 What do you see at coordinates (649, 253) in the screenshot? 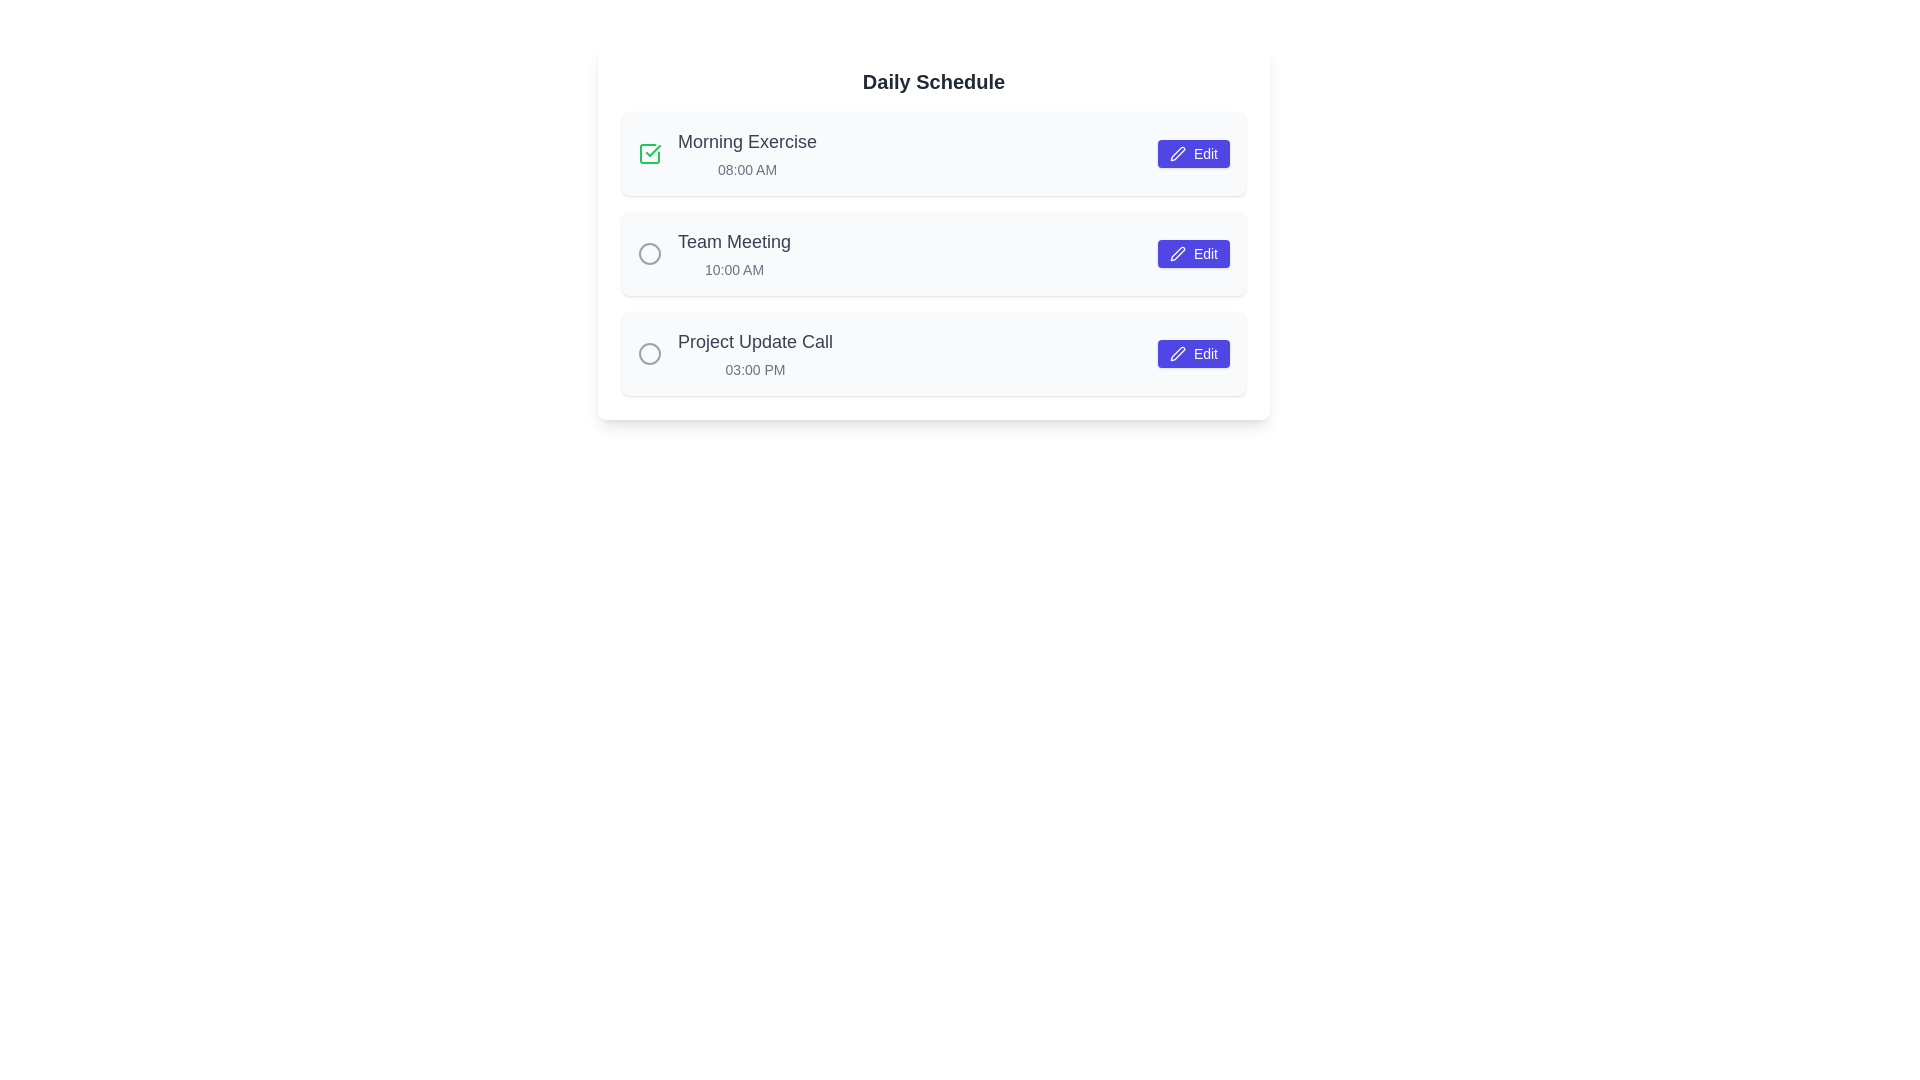
I see `filled circular SVG element located in the third row of the 'Project Update Call' section, which has a gray border and interior within a larger circular frame` at bounding box center [649, 253].